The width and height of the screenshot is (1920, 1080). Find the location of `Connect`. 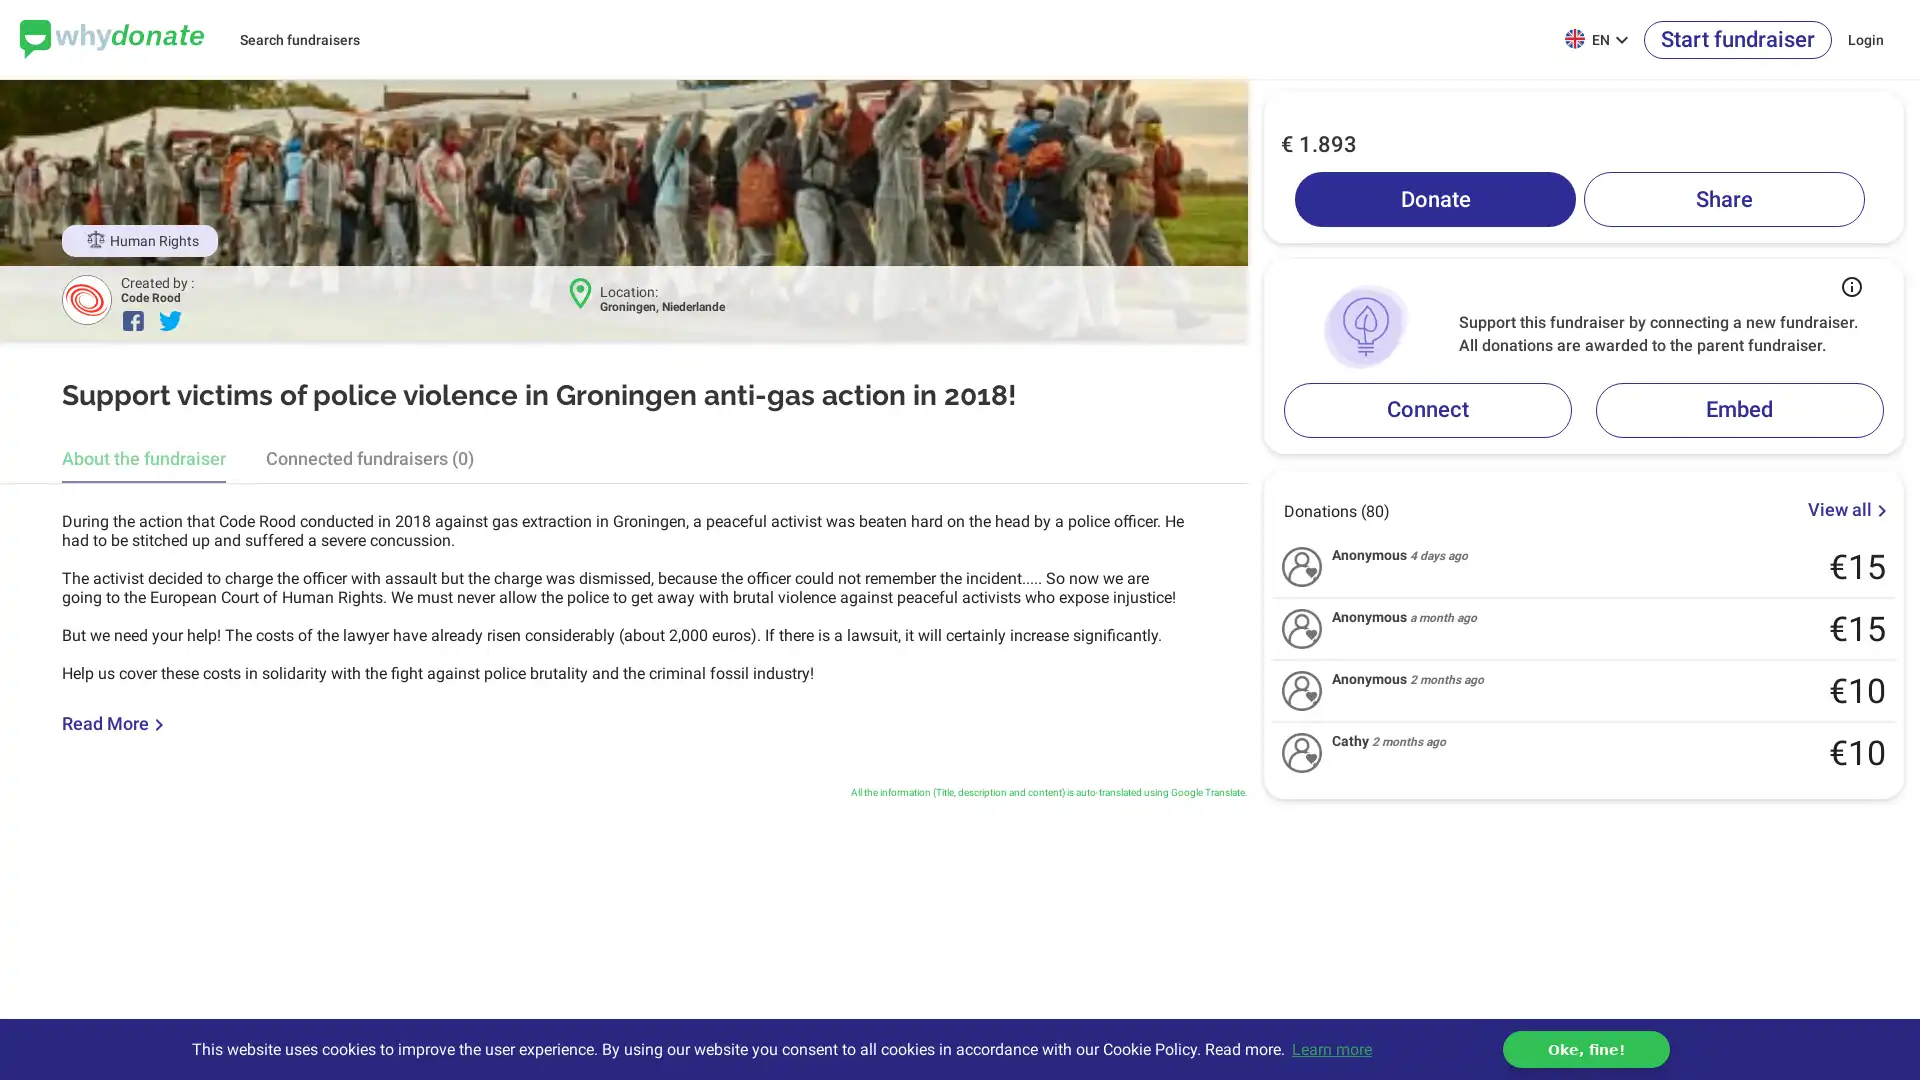

Connect is located at coordinates (1426, 408).